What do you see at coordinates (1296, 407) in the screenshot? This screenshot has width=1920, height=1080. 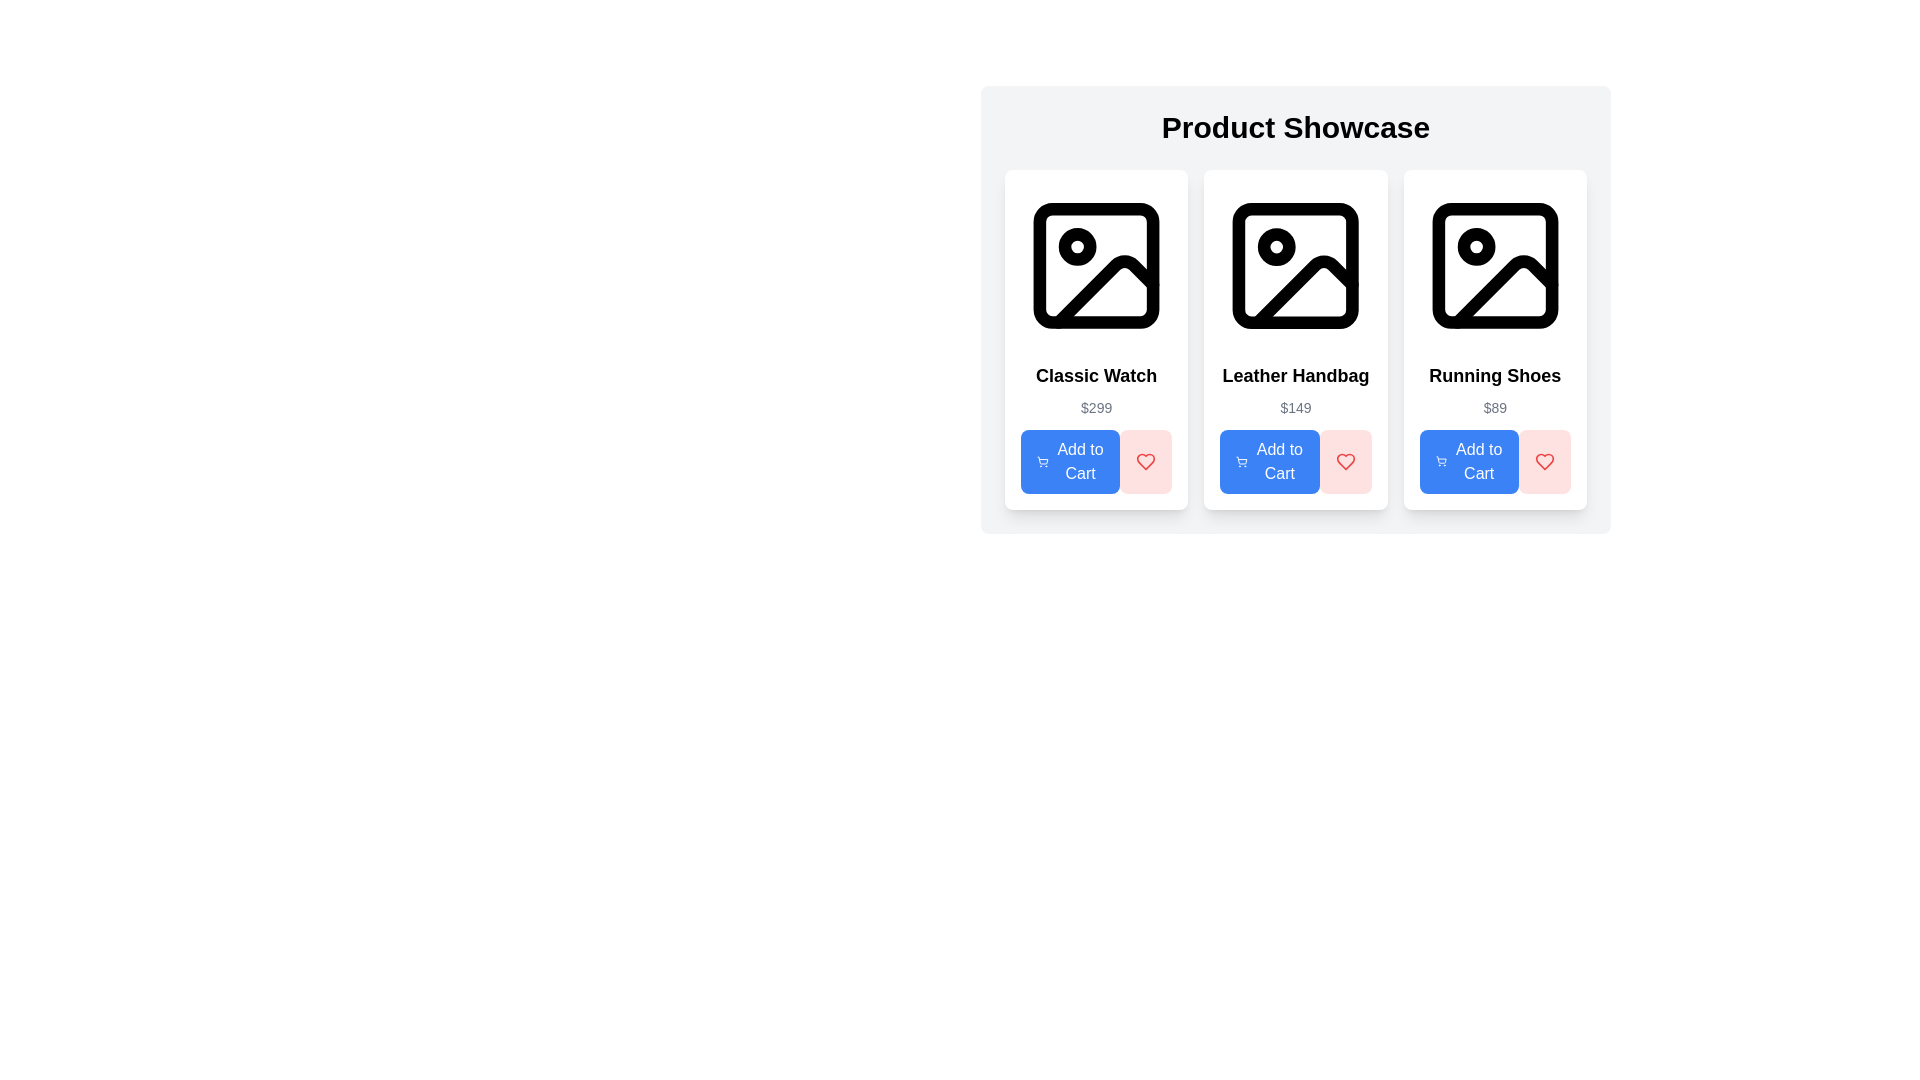 I see `text label displaying the price '$149' located under the title 'Leather Handbag' in the product listing card` at bounding box center [1296, 407].